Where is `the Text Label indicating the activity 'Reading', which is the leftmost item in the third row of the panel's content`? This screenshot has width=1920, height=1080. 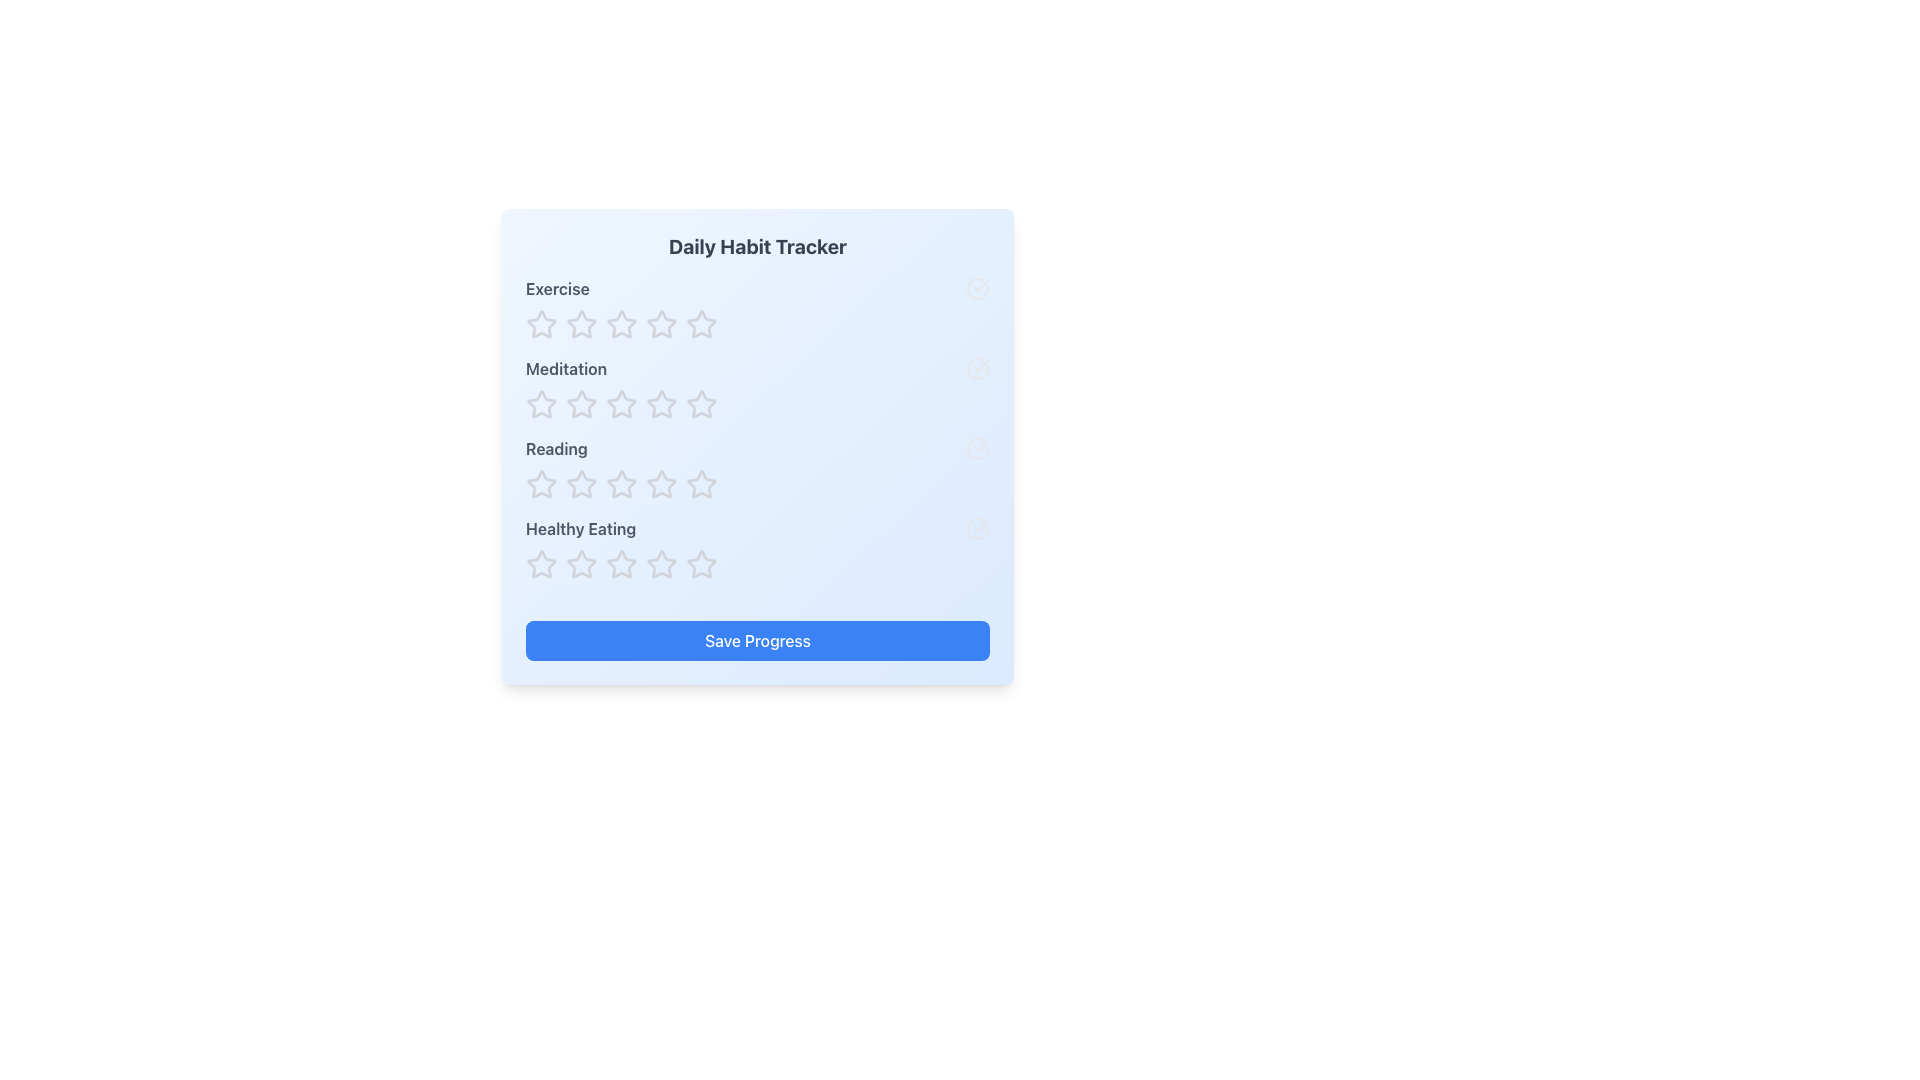
the Text Label indicating the activity 'Reading', which is the leftmost item in the third row of the panel's content is located at coordinates (556, 447).